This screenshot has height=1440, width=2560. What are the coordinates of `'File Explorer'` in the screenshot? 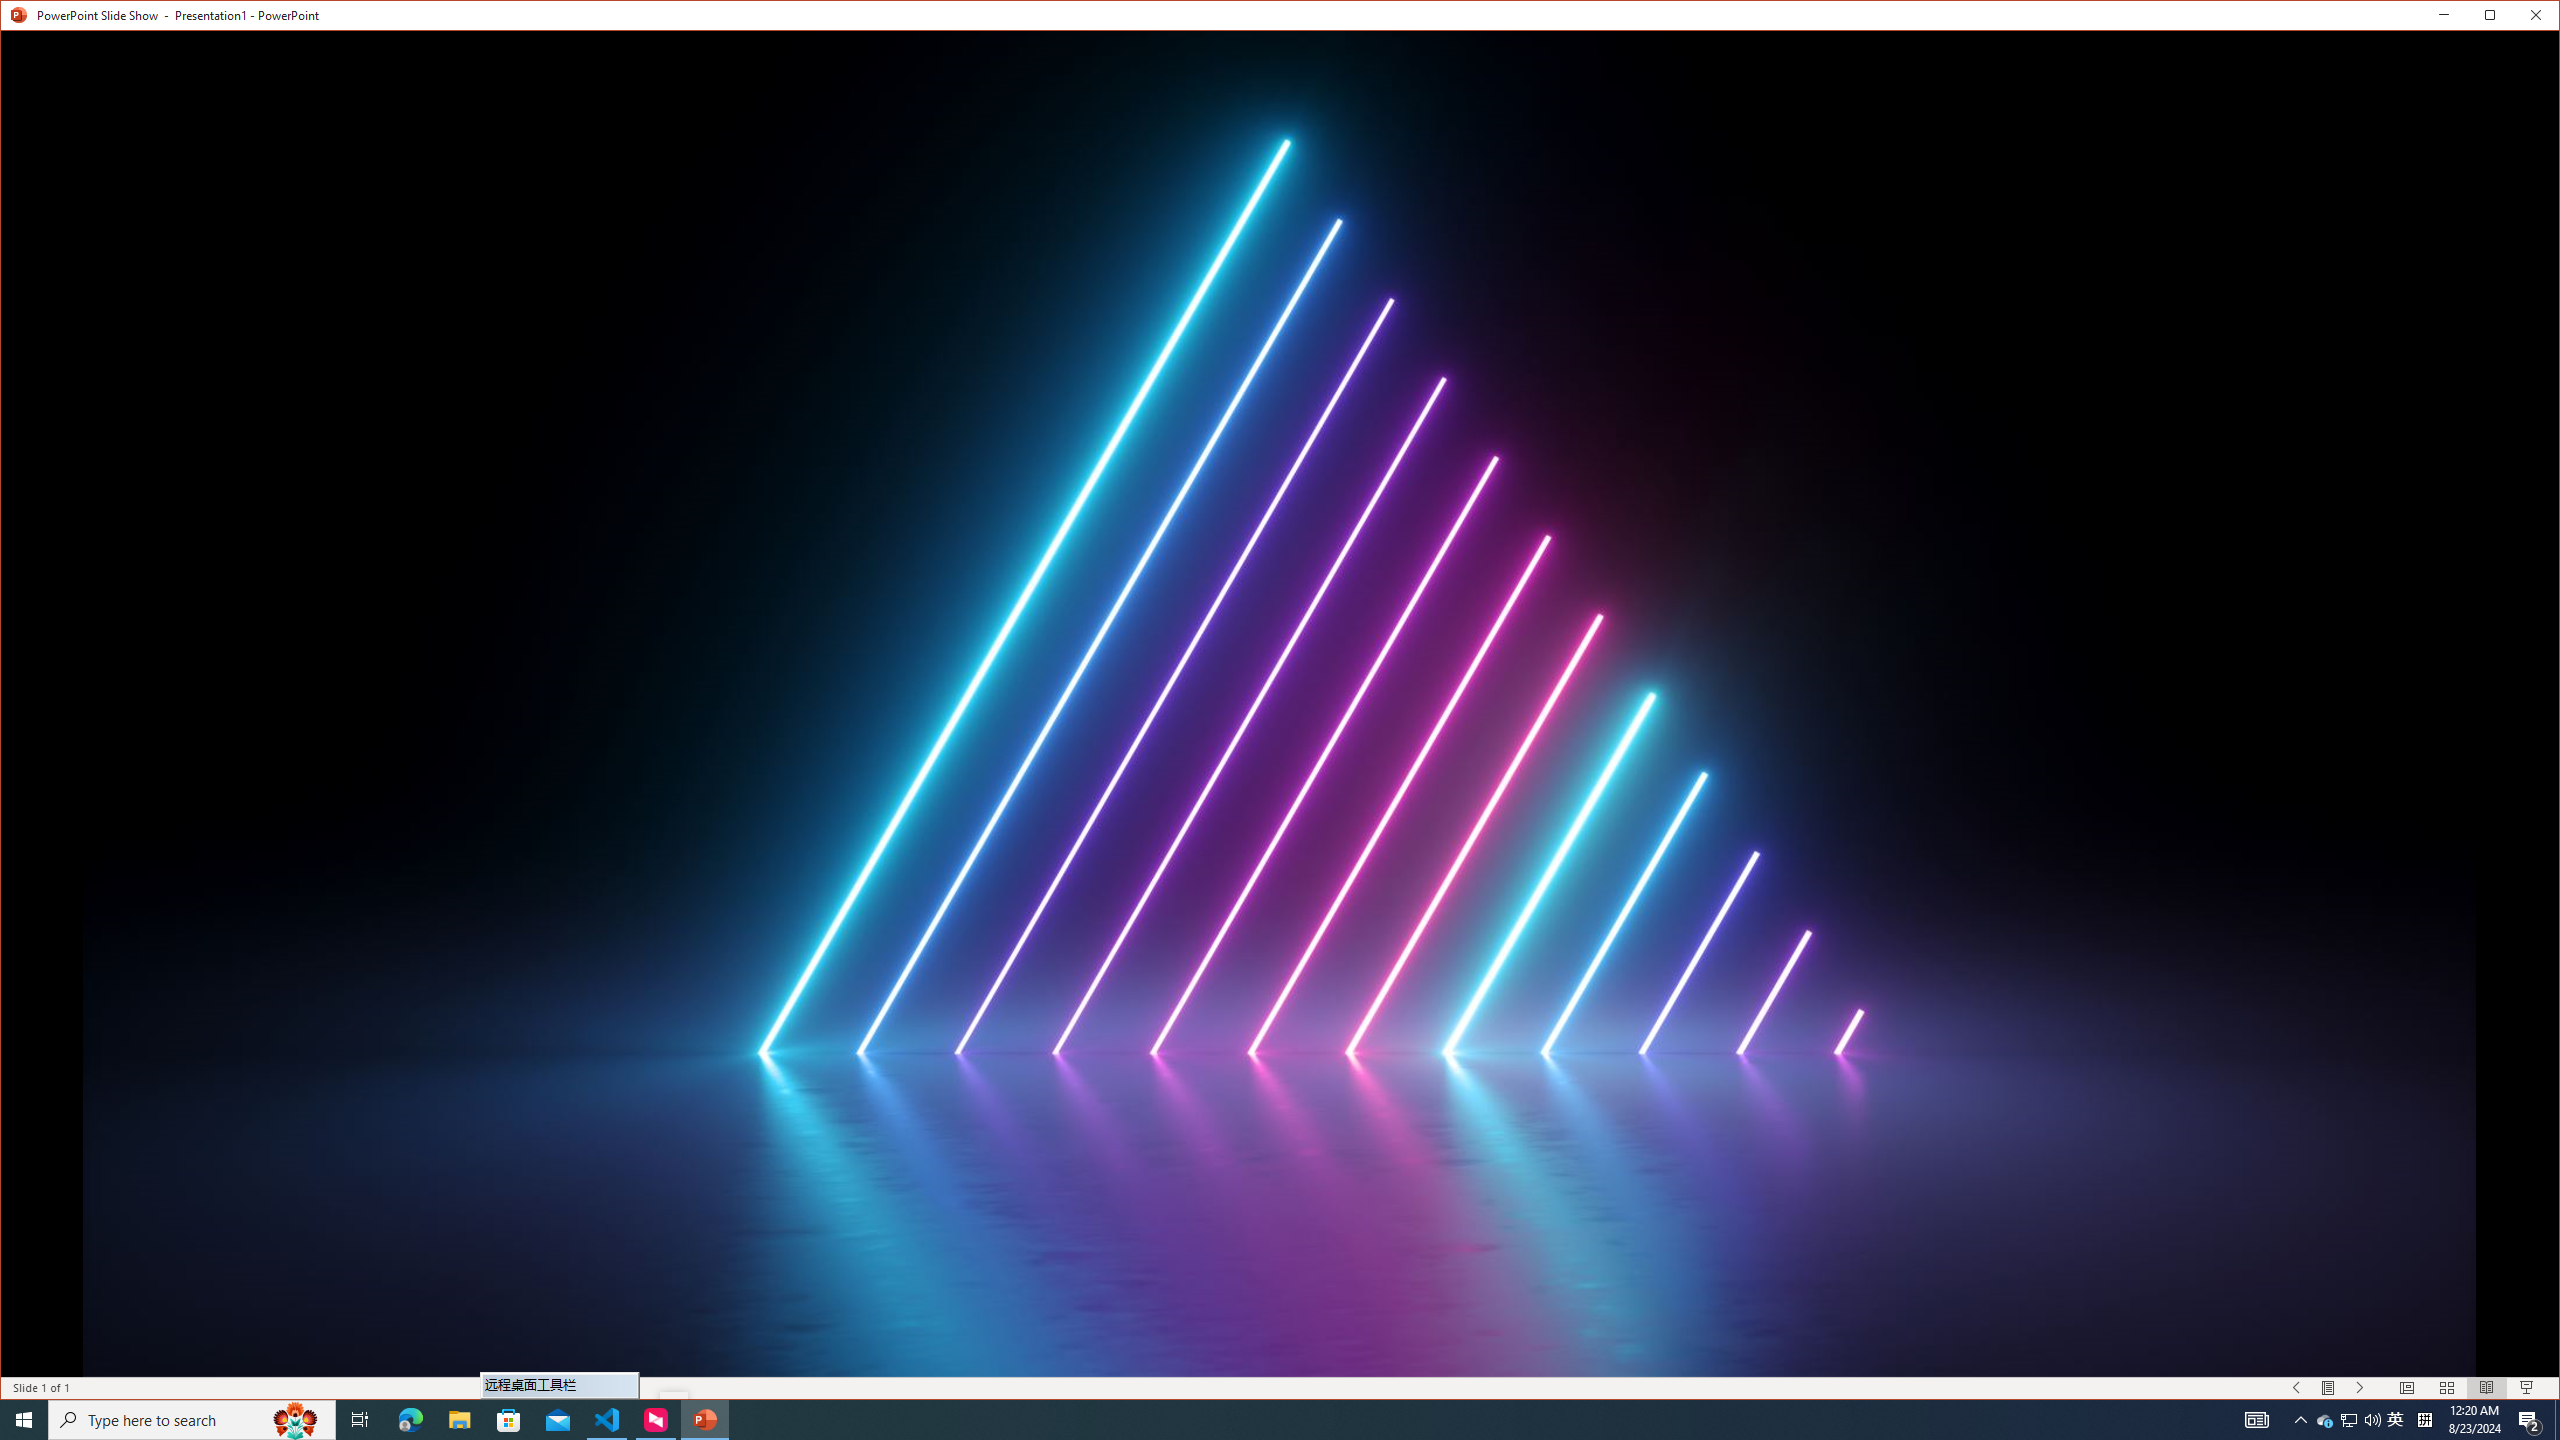 It's located at (458, 1418).